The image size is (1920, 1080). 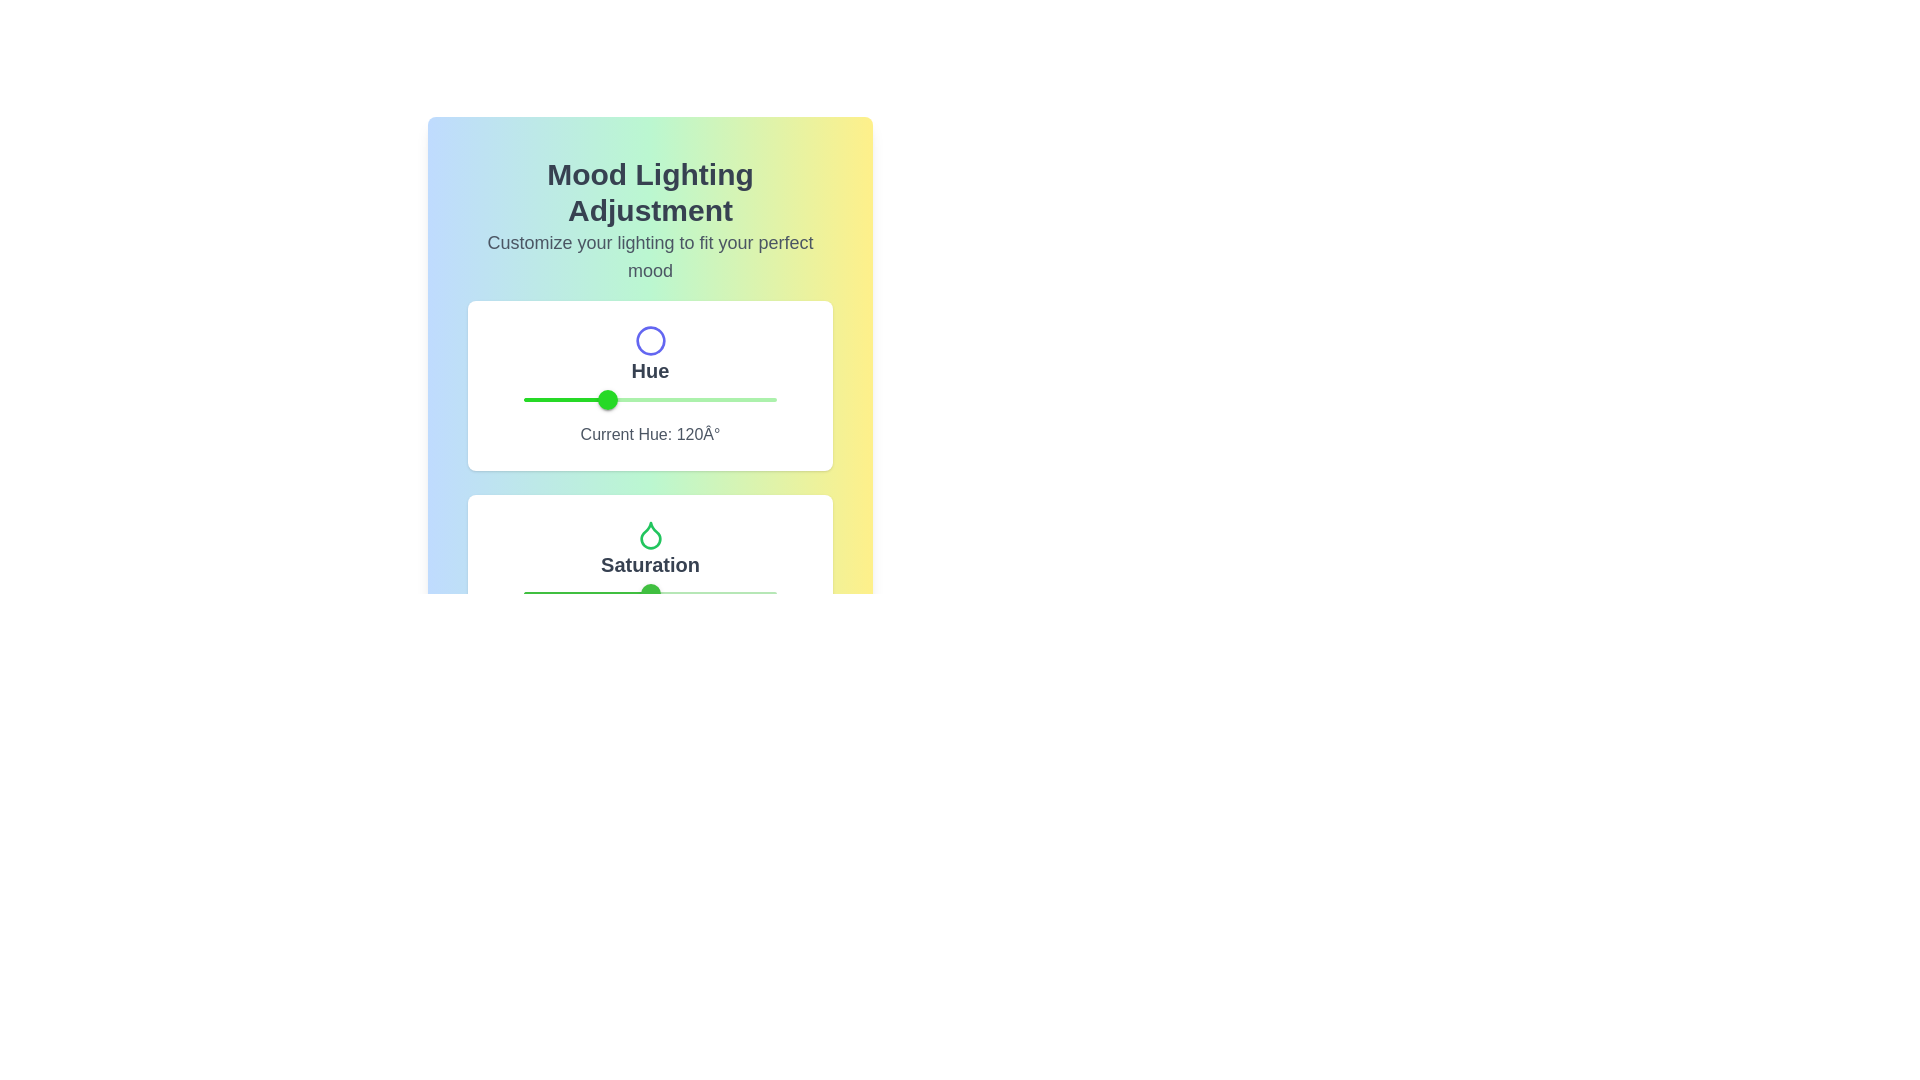 What do you see at coordinates (592, 400) in the screenshot?
I see `the hue` at bounding box center [592, 400].